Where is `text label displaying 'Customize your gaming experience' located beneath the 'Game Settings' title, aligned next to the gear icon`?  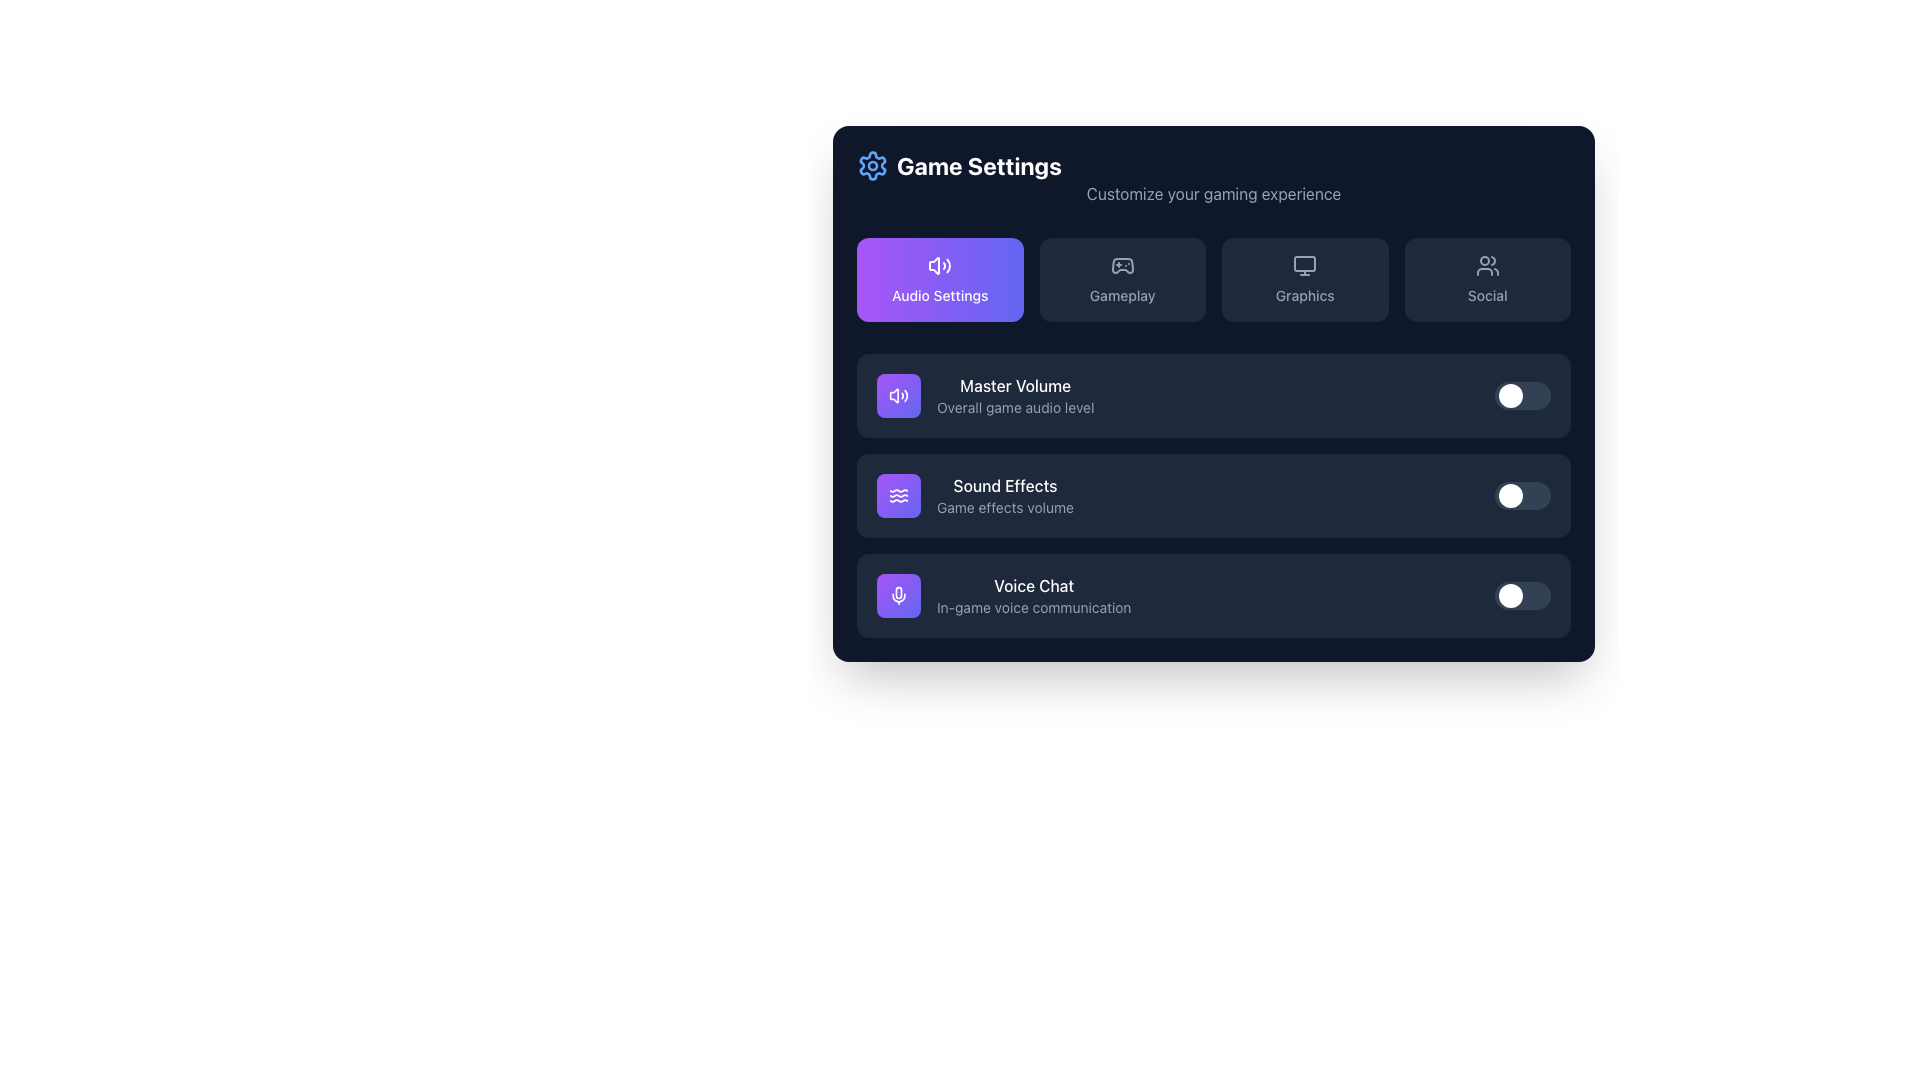
text label displaying 'Customize your gaming experience' located beneath the 'Game Settings' title, aligned next to the gear icon is located at coordinates (1213, 193).